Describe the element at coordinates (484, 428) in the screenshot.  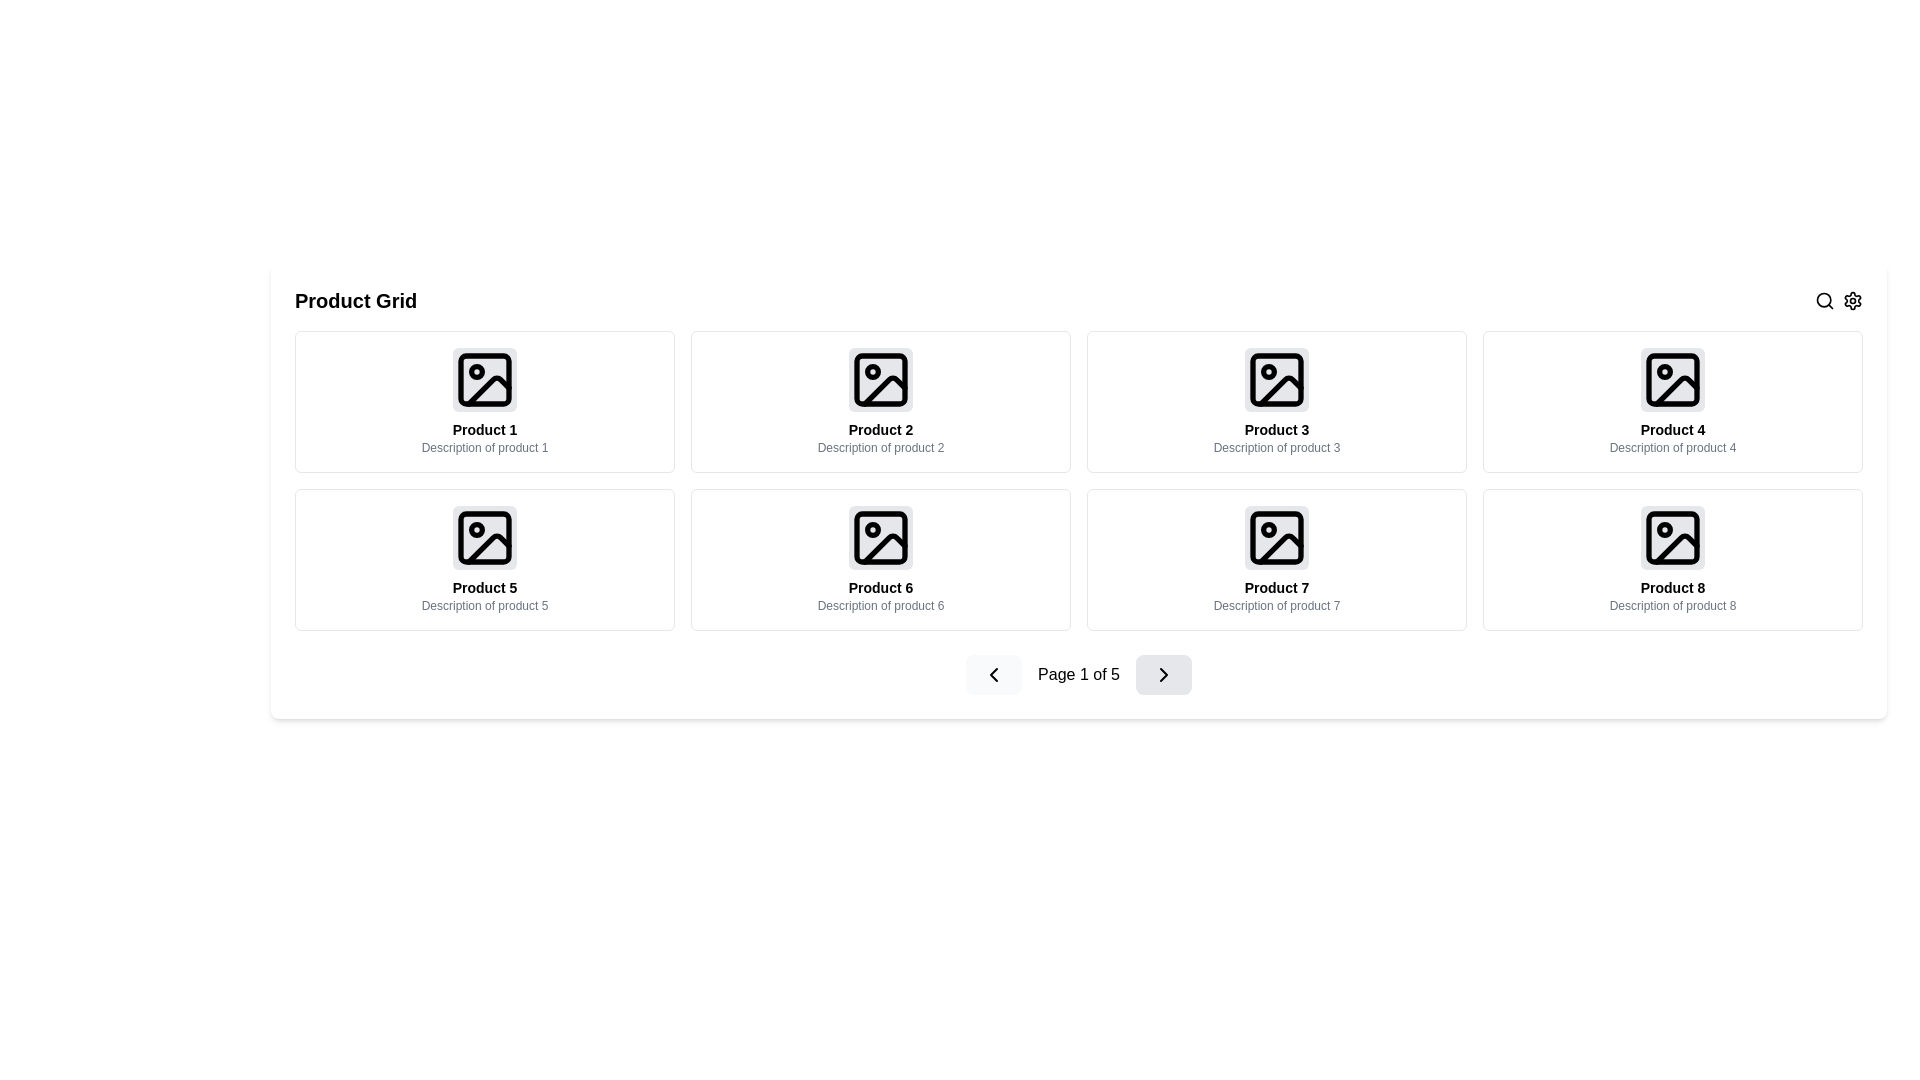
I see `the product name label that indicates the title of the product, located above the 'Description of product 1' text in the top-left section of the grid` at that location.